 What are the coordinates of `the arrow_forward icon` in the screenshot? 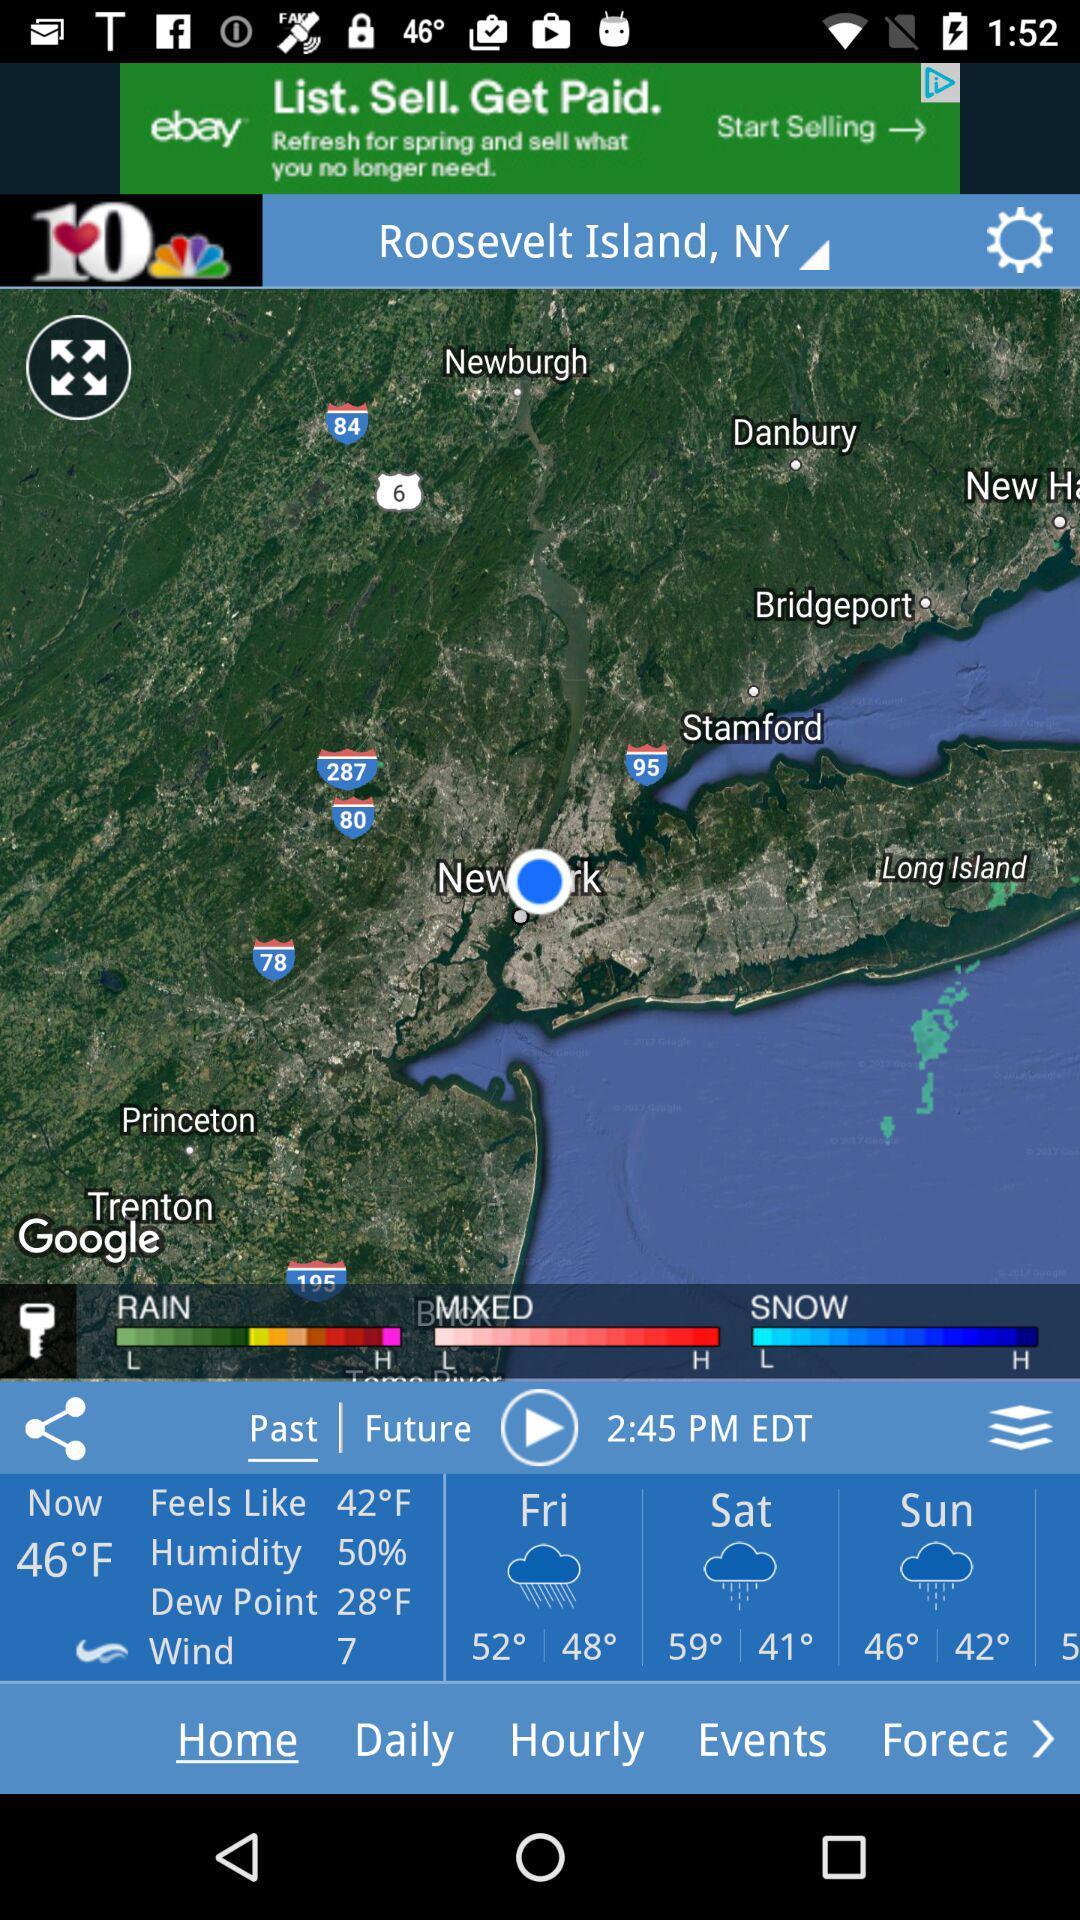 It's located at (1042, 1737).